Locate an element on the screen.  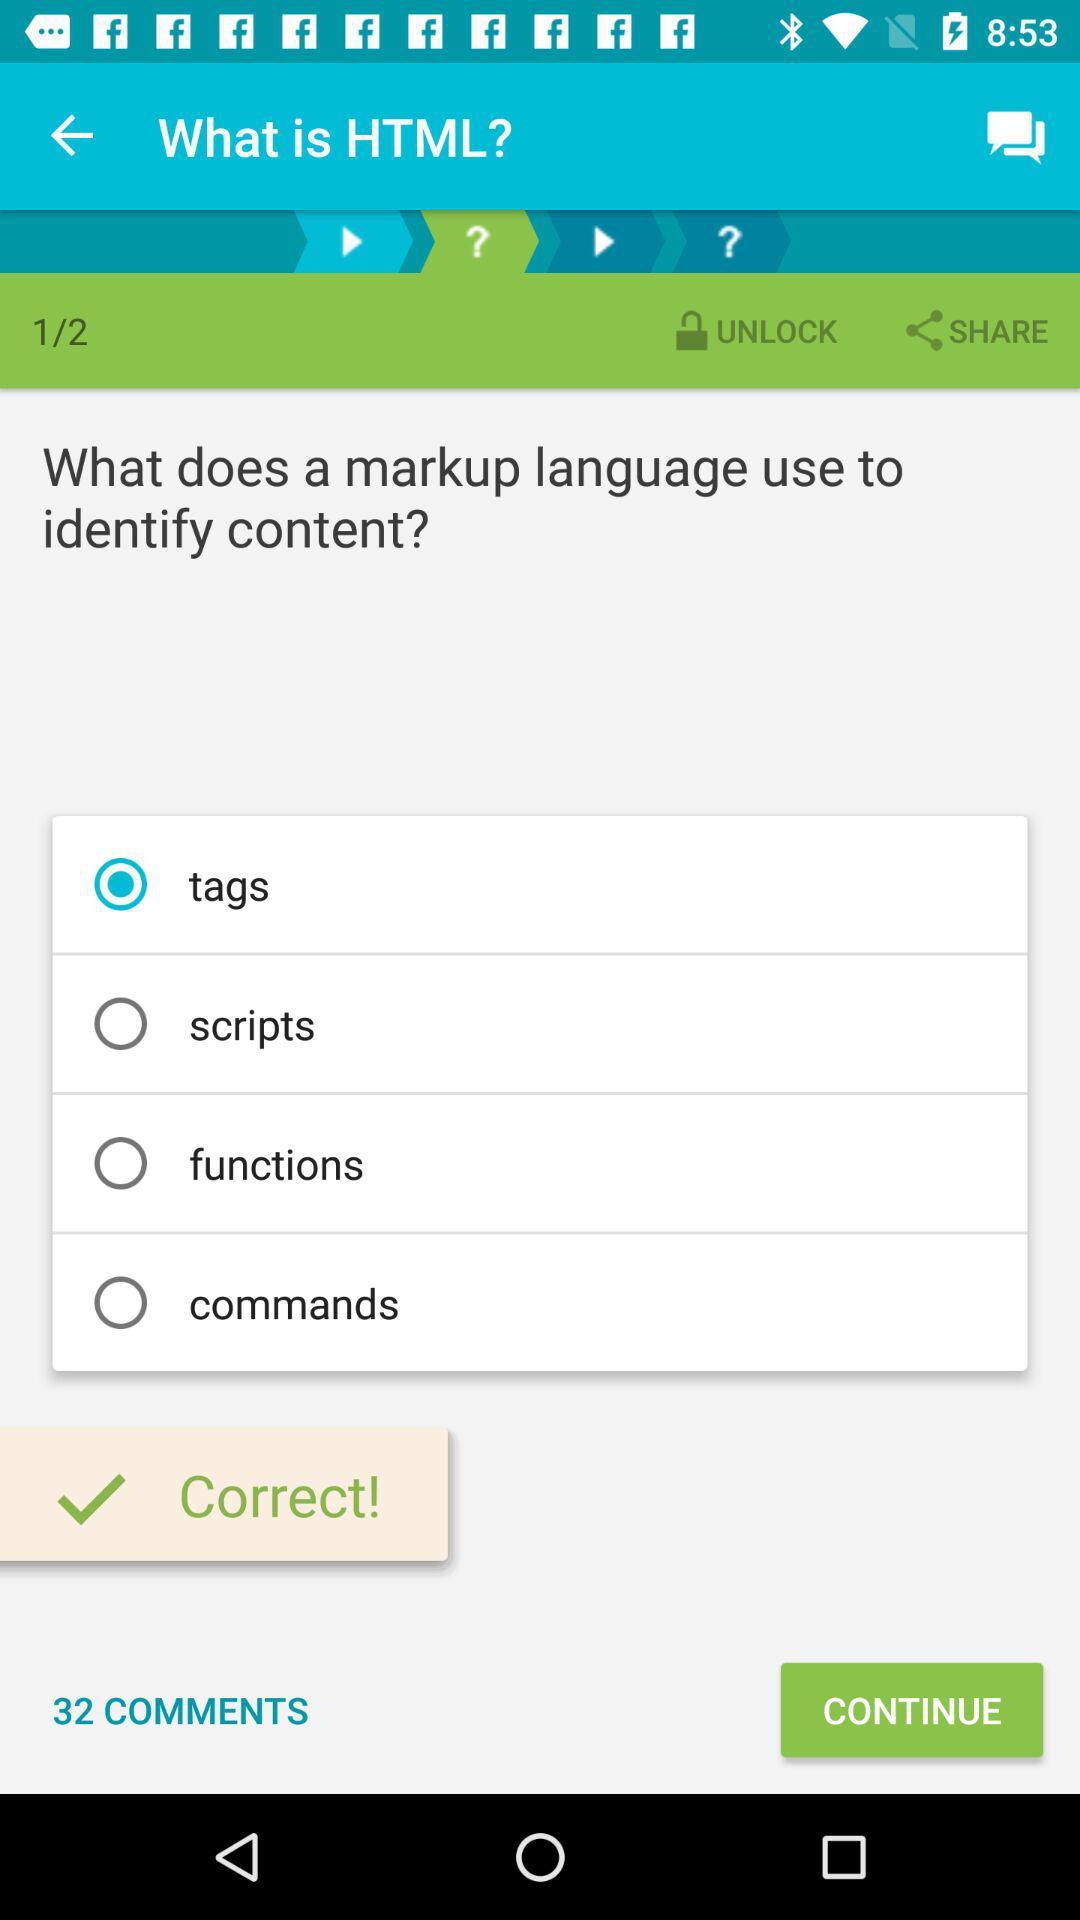
continue item is located at coordinates (911, 1708).